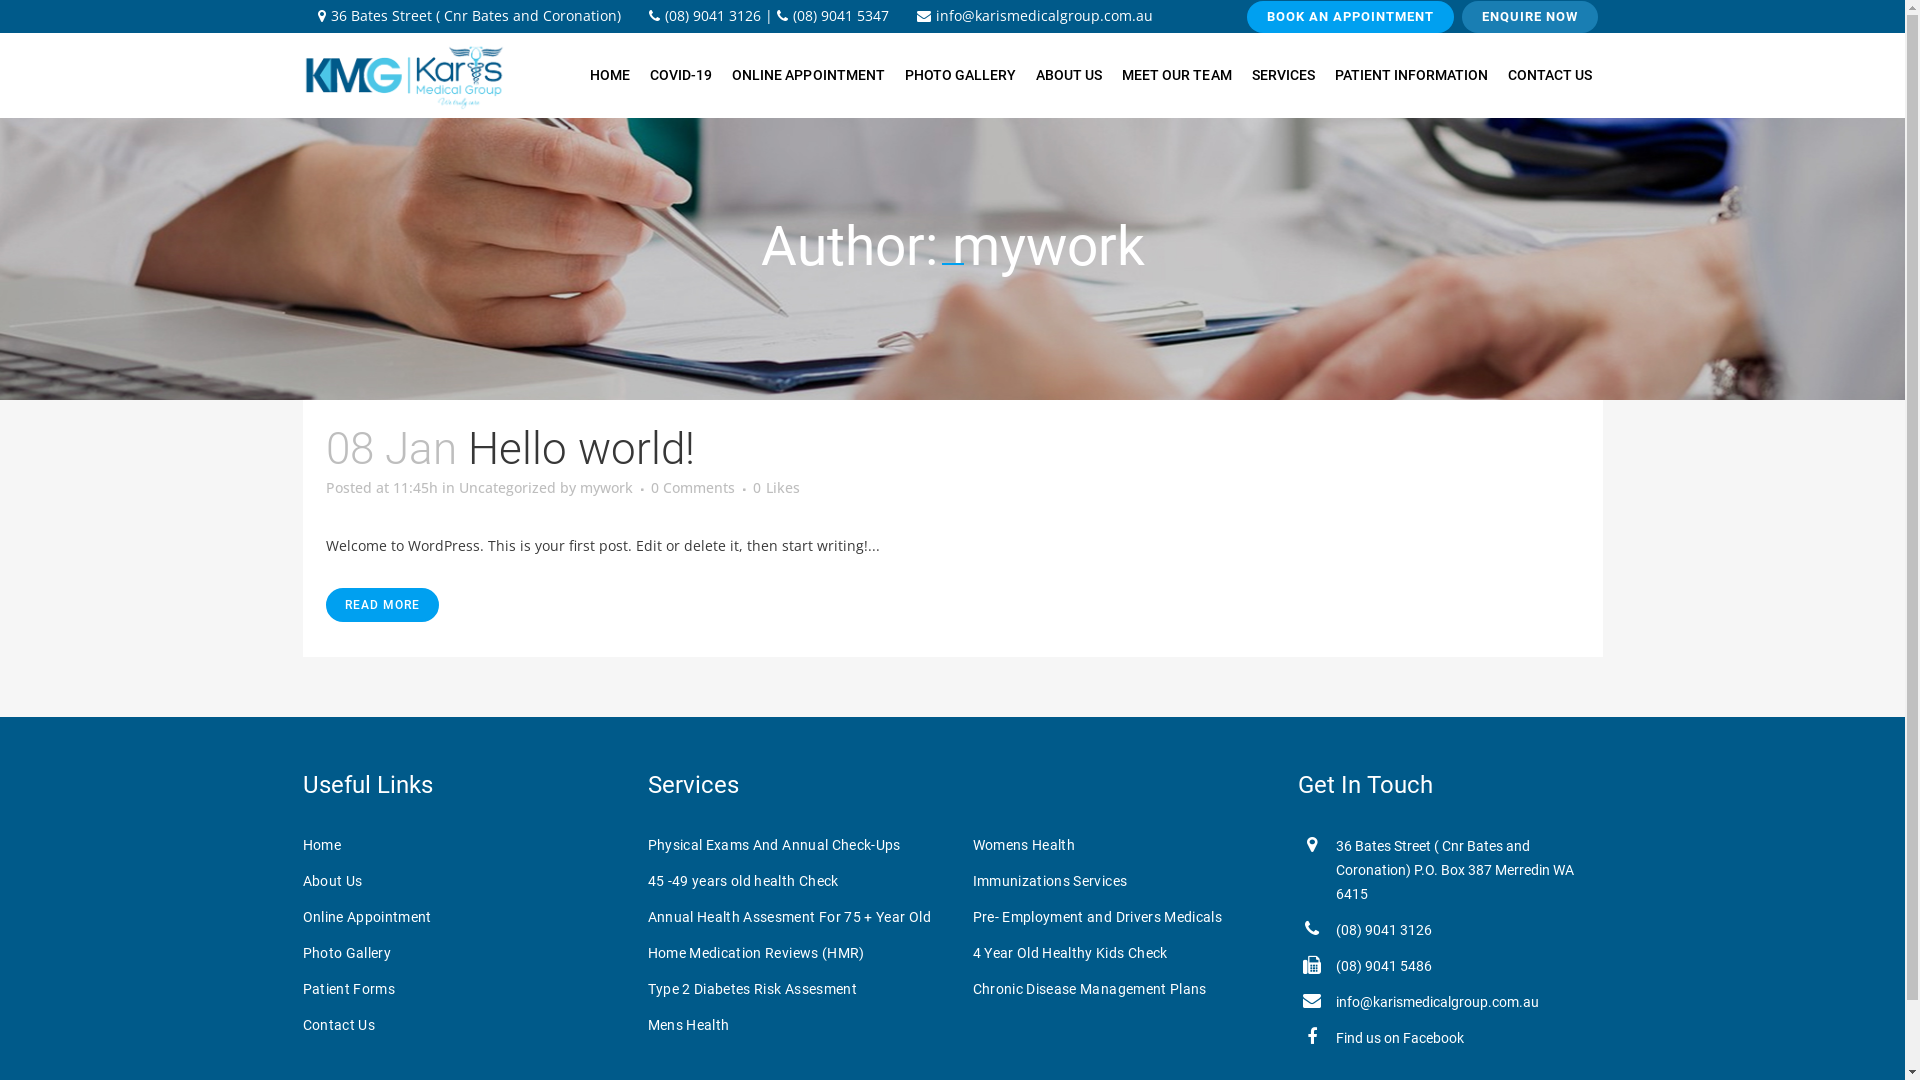 The image size is (1920, 1080). What do you see at coordinates (1111, 74) in the screenshot?
I see `'MEET OUR TEAM'` at bounding box center [1111, 74].